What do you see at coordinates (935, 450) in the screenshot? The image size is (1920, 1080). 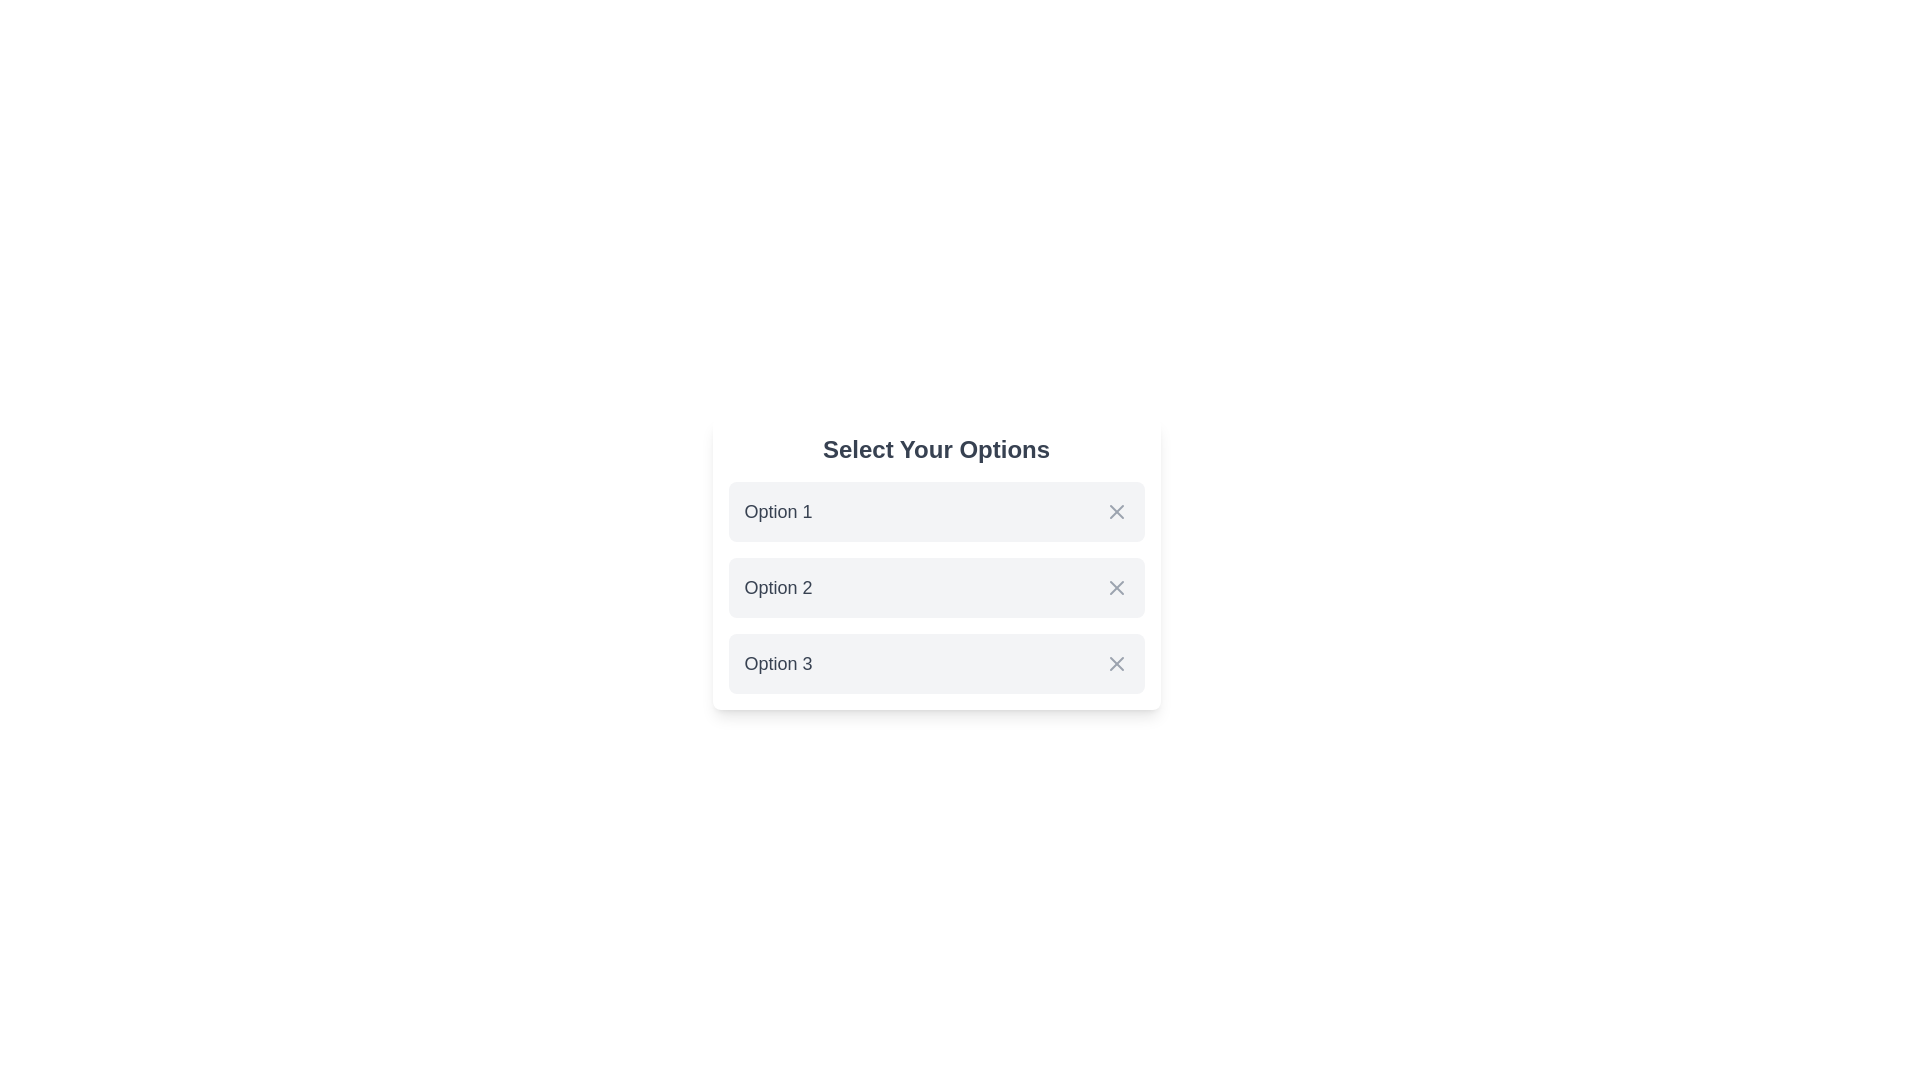 I see `the Text Label that serves as a title or heading for the selectable options below it, located at the top-center of a white rounded rectangle` at bounding box center [935, 450].